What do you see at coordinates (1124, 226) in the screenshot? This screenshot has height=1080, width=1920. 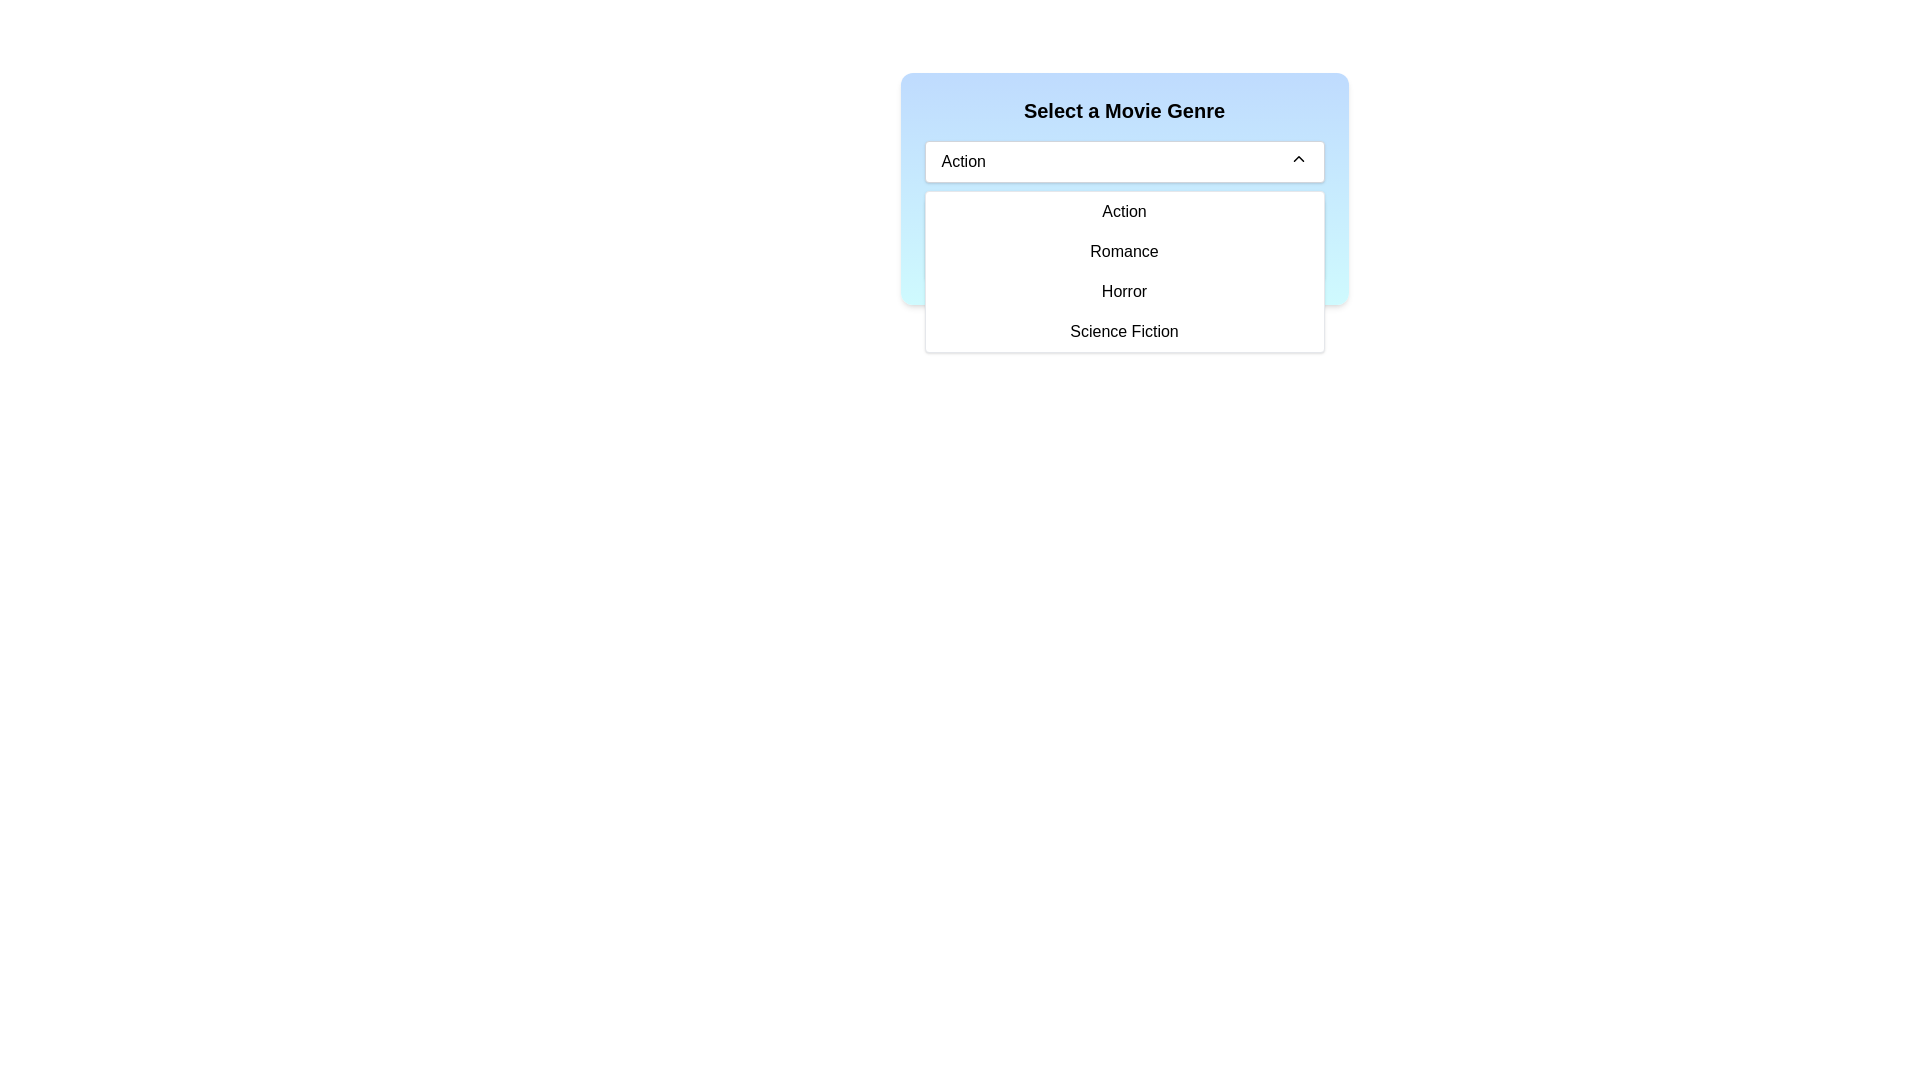 I see `the first selectable option in the dropdown menu titled 'Select a Movie Genre'` at bounding box center [1124, 226].